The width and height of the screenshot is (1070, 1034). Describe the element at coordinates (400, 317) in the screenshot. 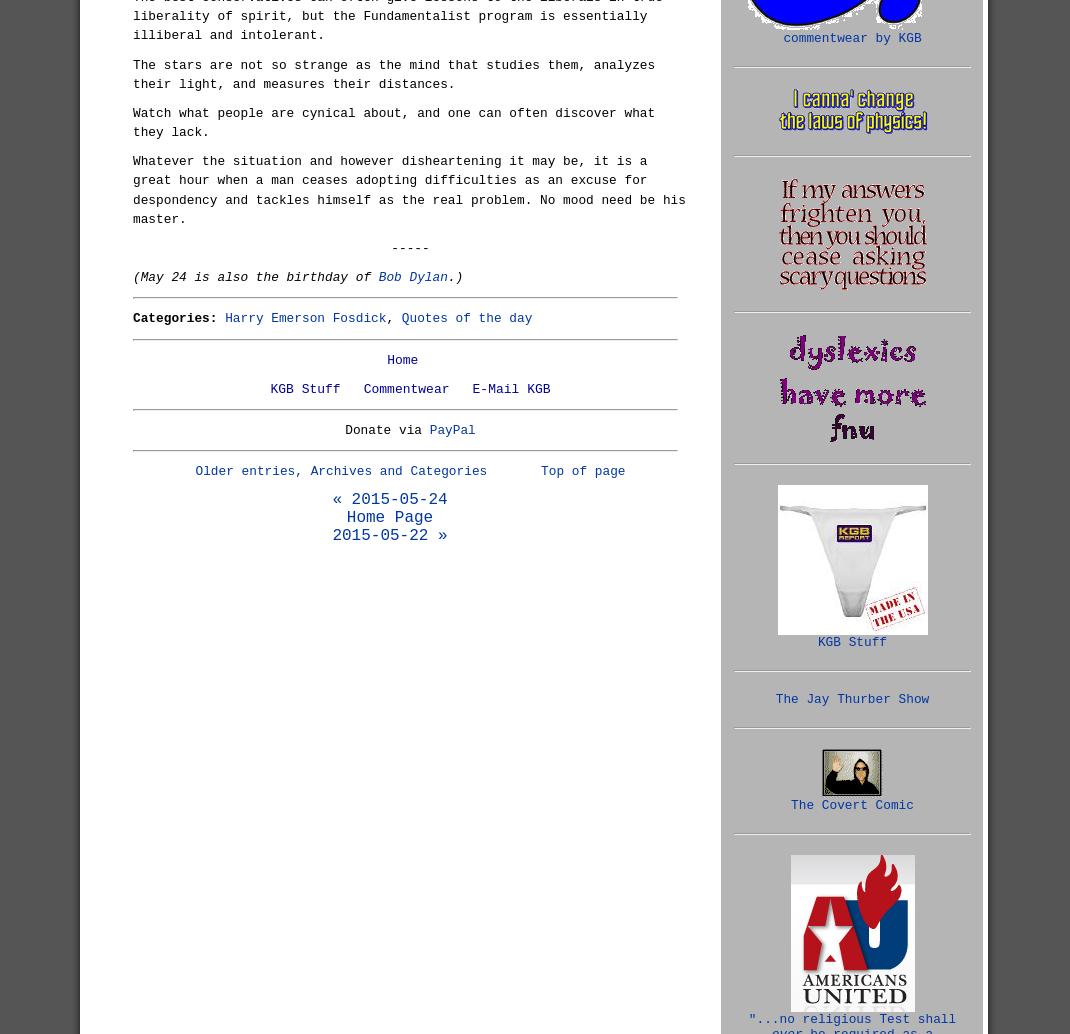

I see `'Quotes of the day'` at that location.